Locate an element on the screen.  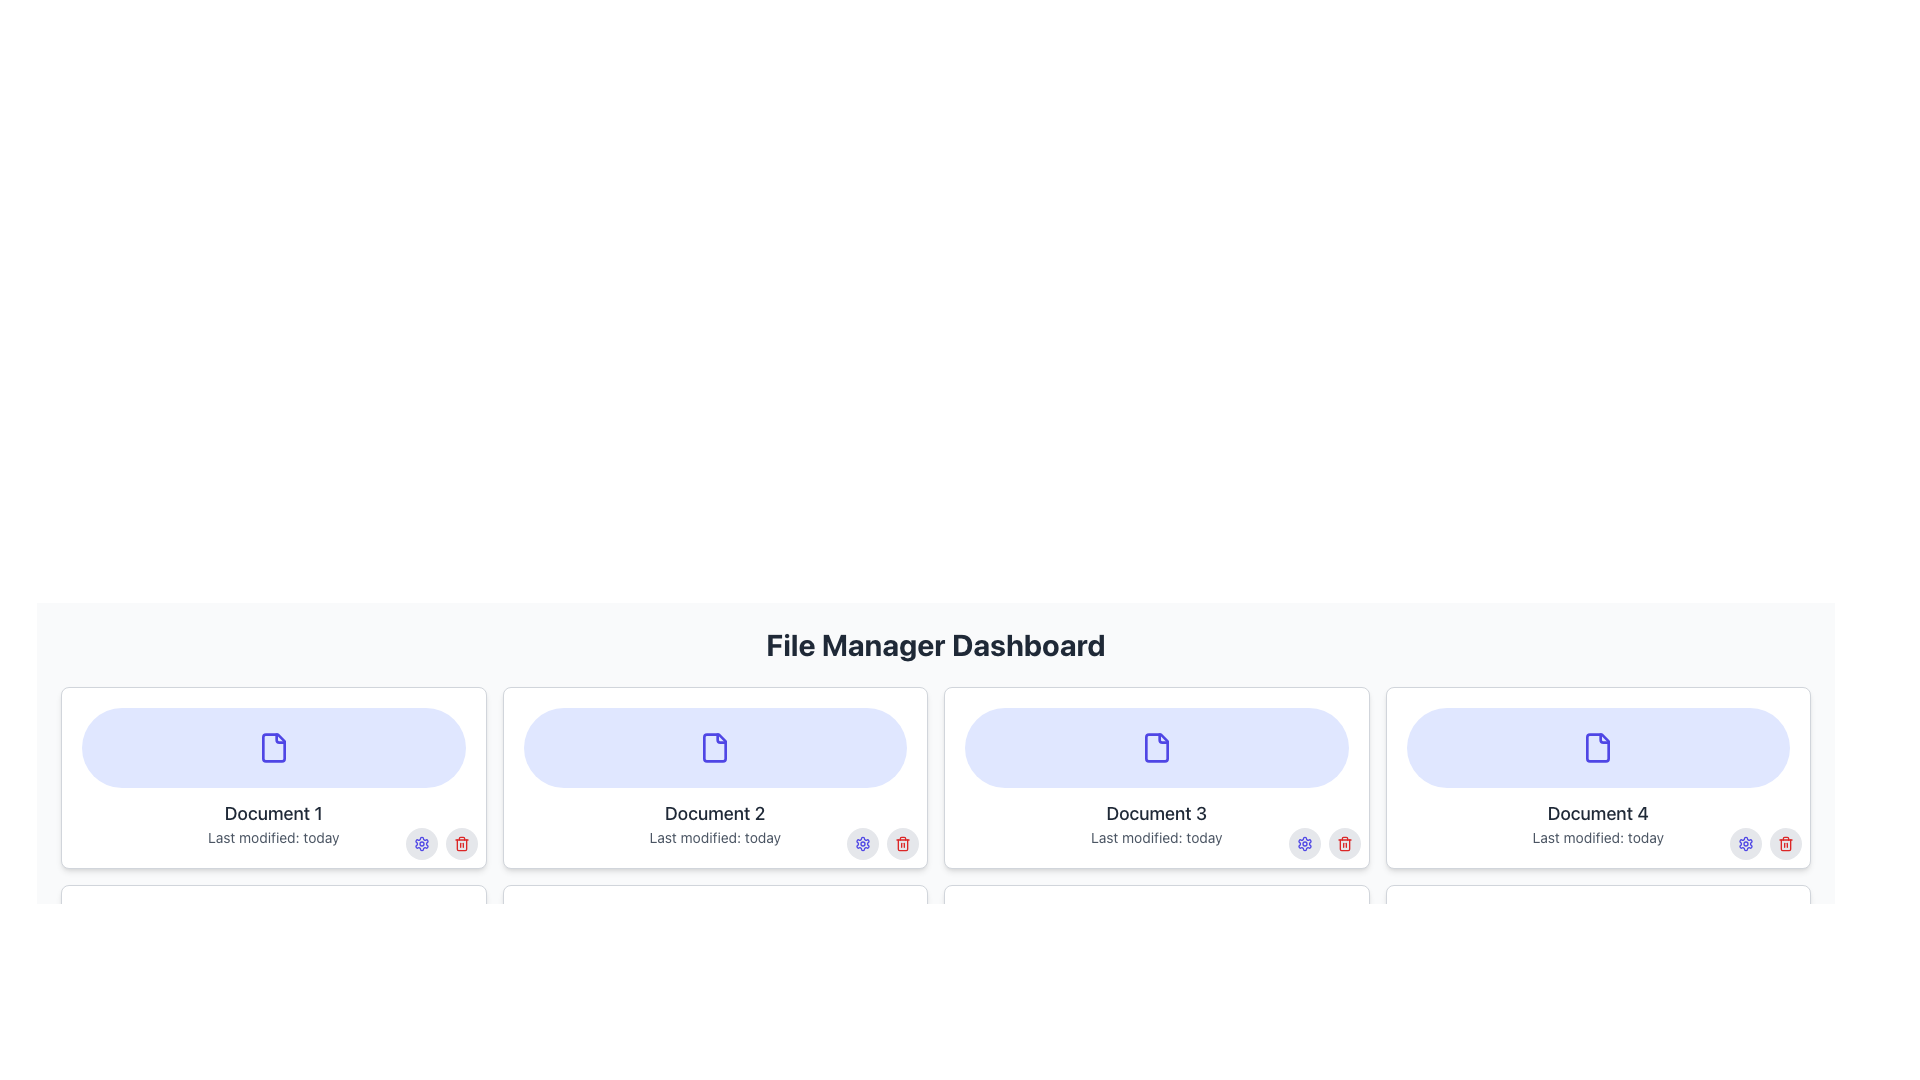
the red trash icon is located at coordinates (882, 844).